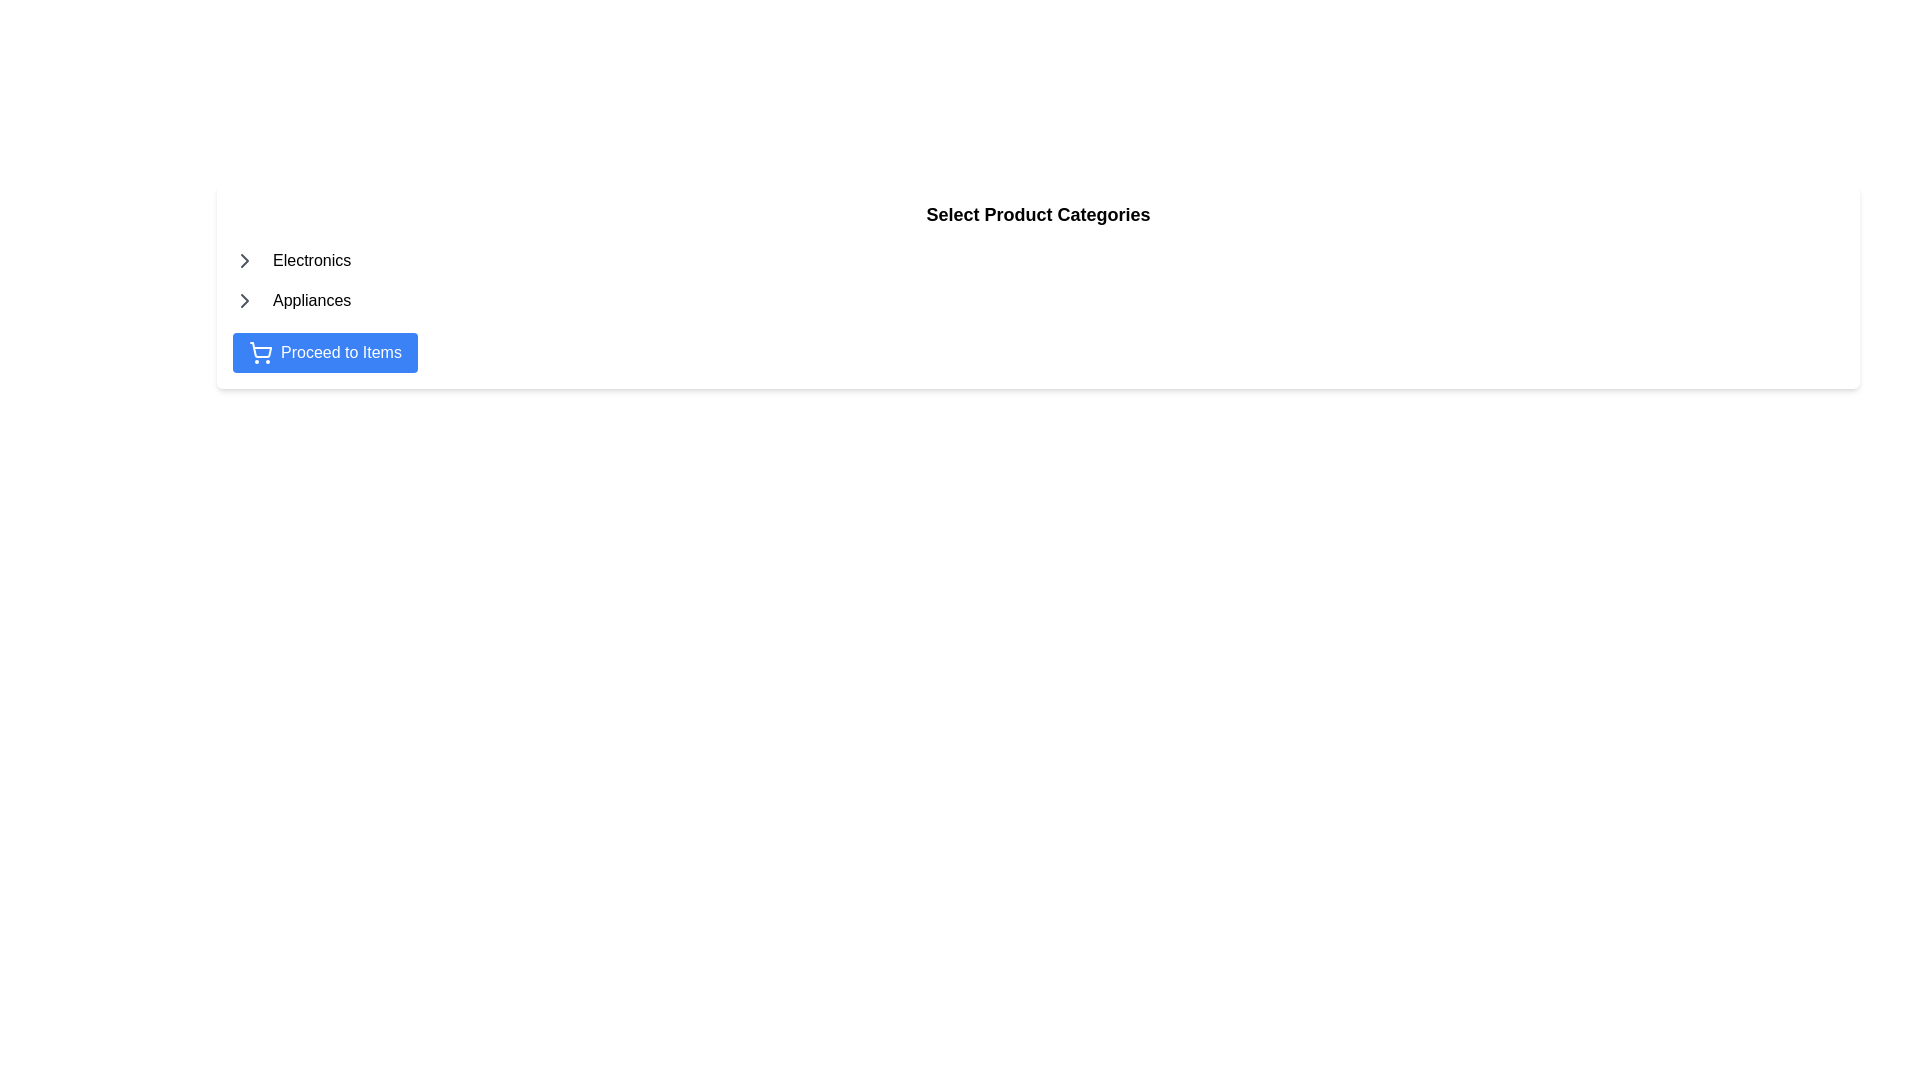  Describe the element at coordinates (311, 300) in the screenshot. I see `the third text label which serves as a category marker for navigation, positioned to the right of an arrow icon and below the 'Electronics' label` at that location.